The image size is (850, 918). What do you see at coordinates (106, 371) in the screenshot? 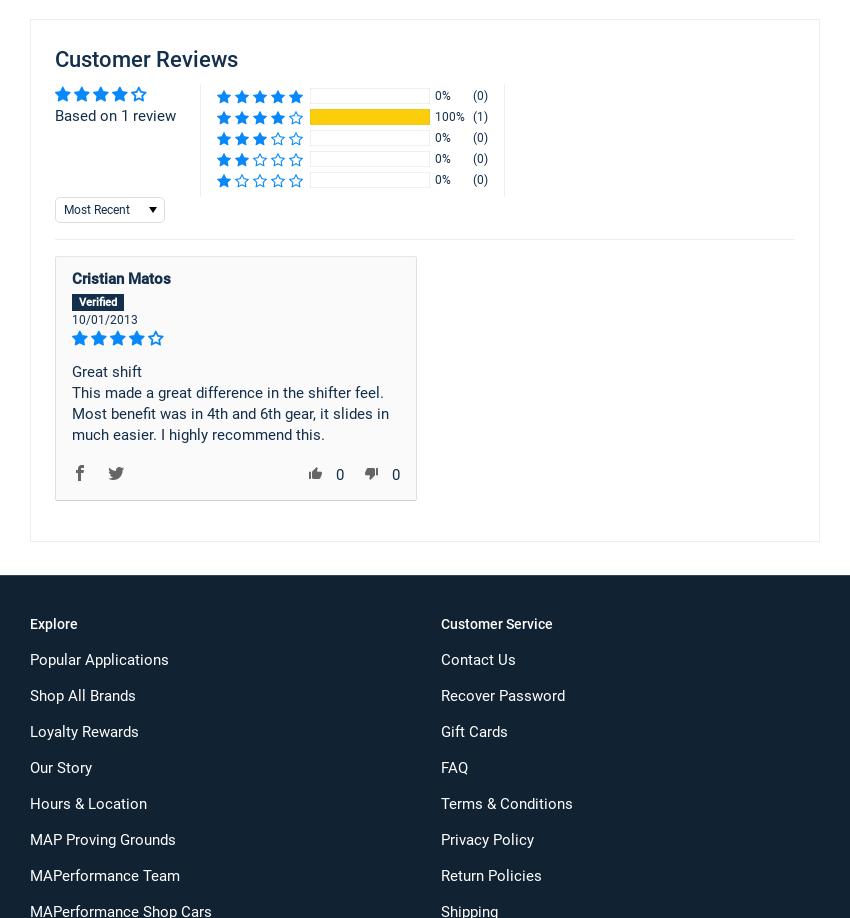
I see `'Great shift'` at bounding box center [106, 371].